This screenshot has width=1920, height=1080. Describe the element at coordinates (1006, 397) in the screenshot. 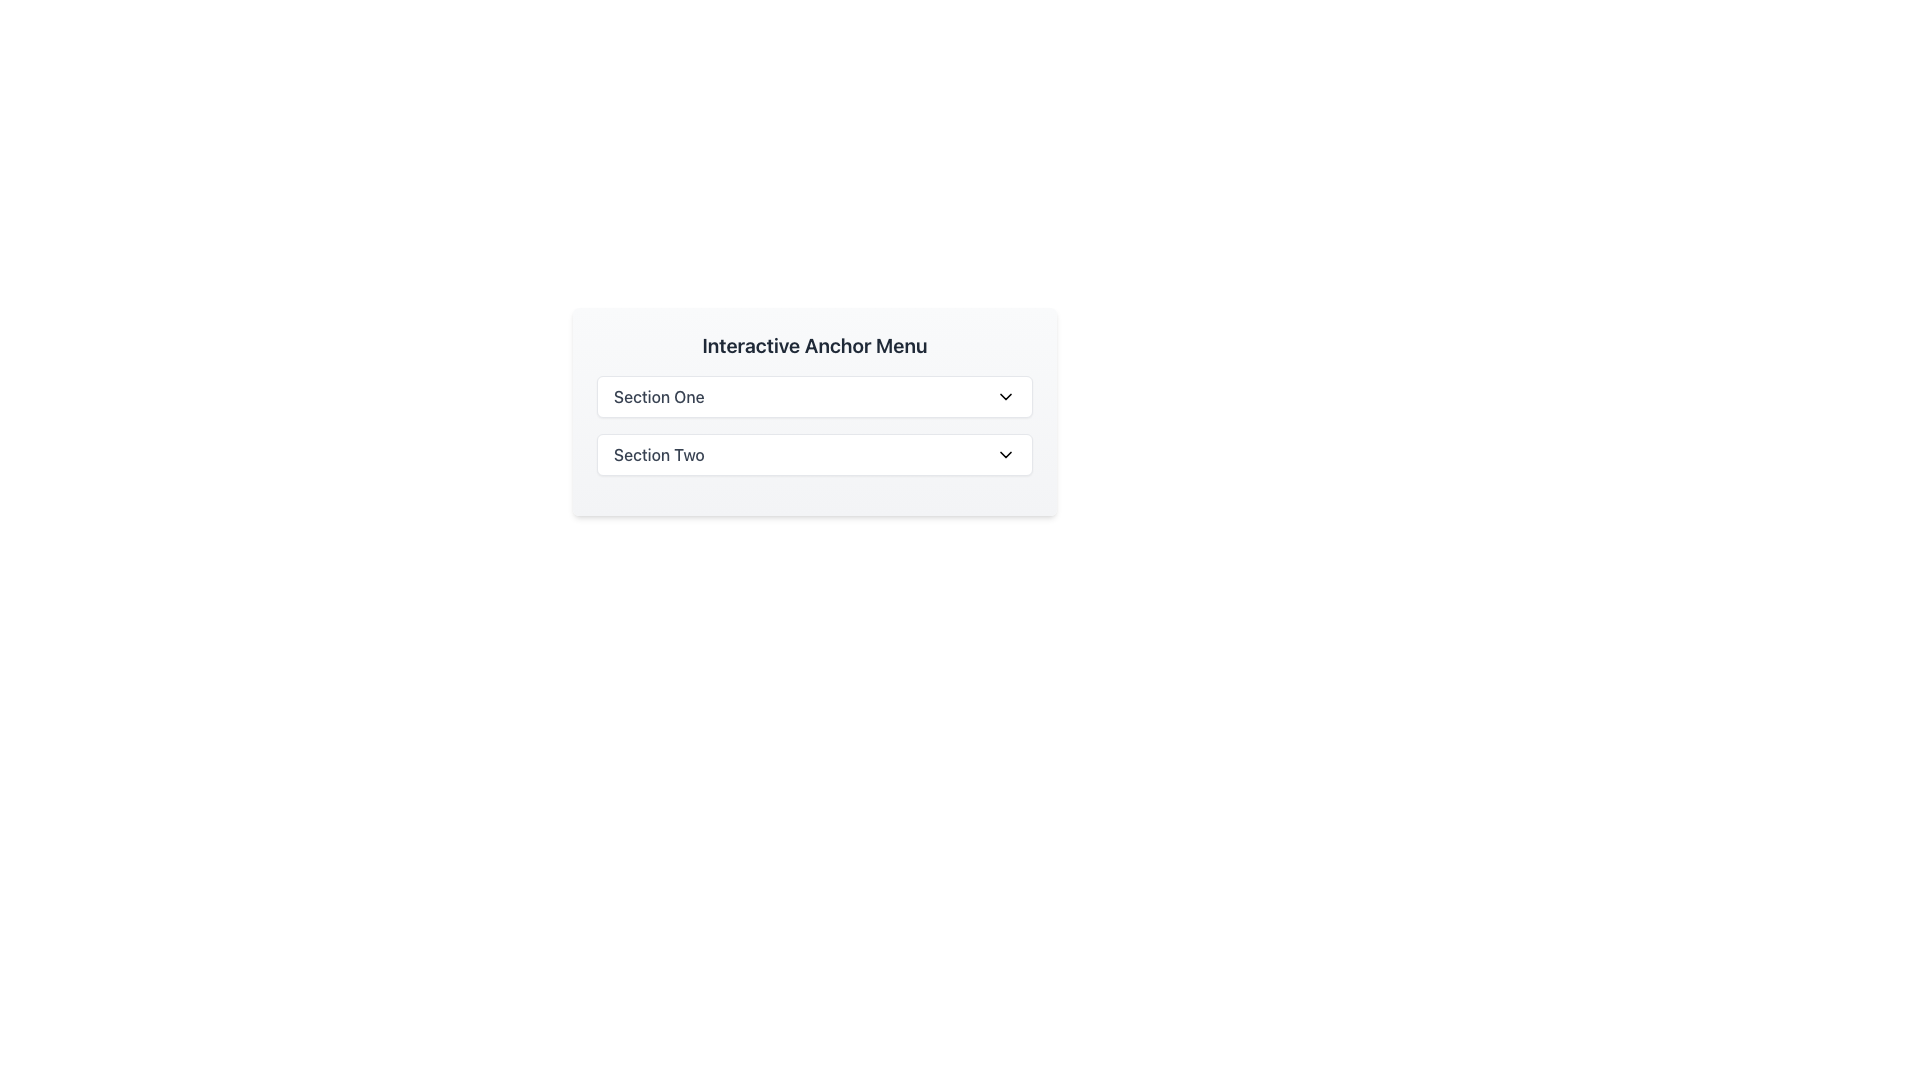

I see `the downward-pointing arrow icon located at the far-right of the 'Section One' bar` at that location.